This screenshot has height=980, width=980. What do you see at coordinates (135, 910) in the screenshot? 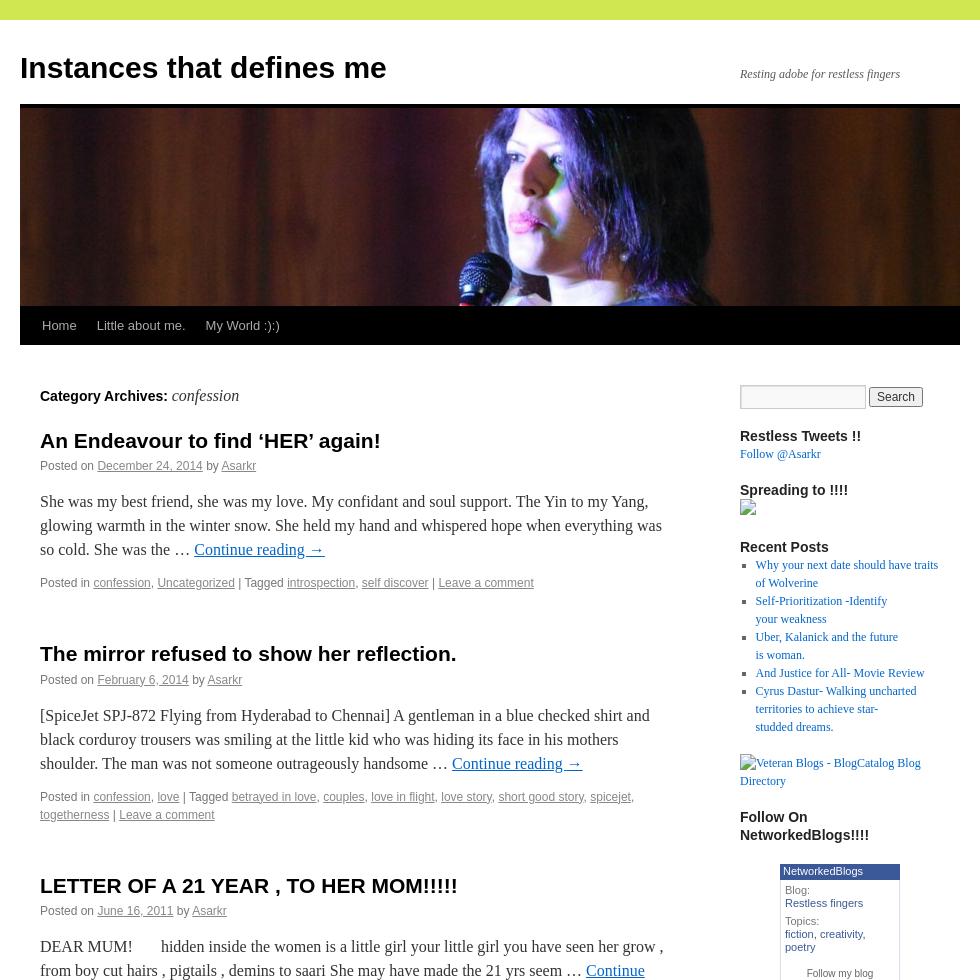
I see `'June 16, 2011'` at bounding box center [135, 910].